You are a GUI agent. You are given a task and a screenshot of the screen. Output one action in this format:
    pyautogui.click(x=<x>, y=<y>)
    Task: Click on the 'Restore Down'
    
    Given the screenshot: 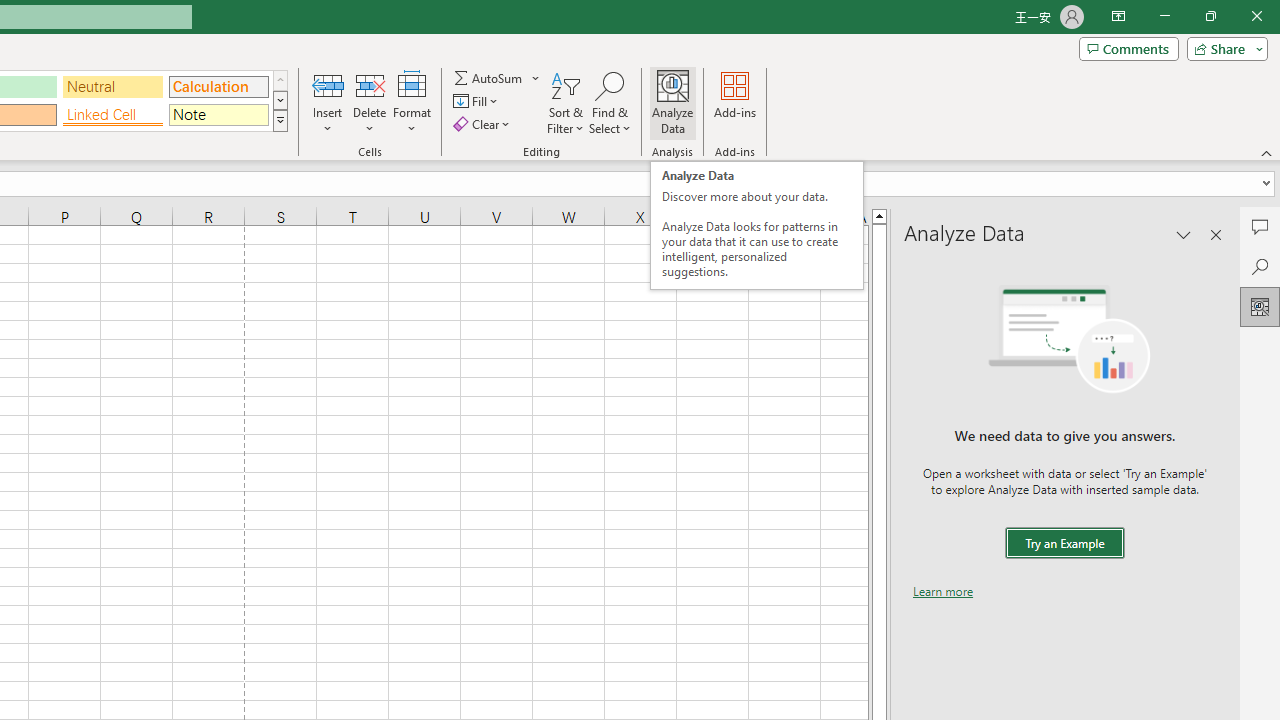 What is the action you would take?
    pyautogui.click(x=1209, y=16)
    